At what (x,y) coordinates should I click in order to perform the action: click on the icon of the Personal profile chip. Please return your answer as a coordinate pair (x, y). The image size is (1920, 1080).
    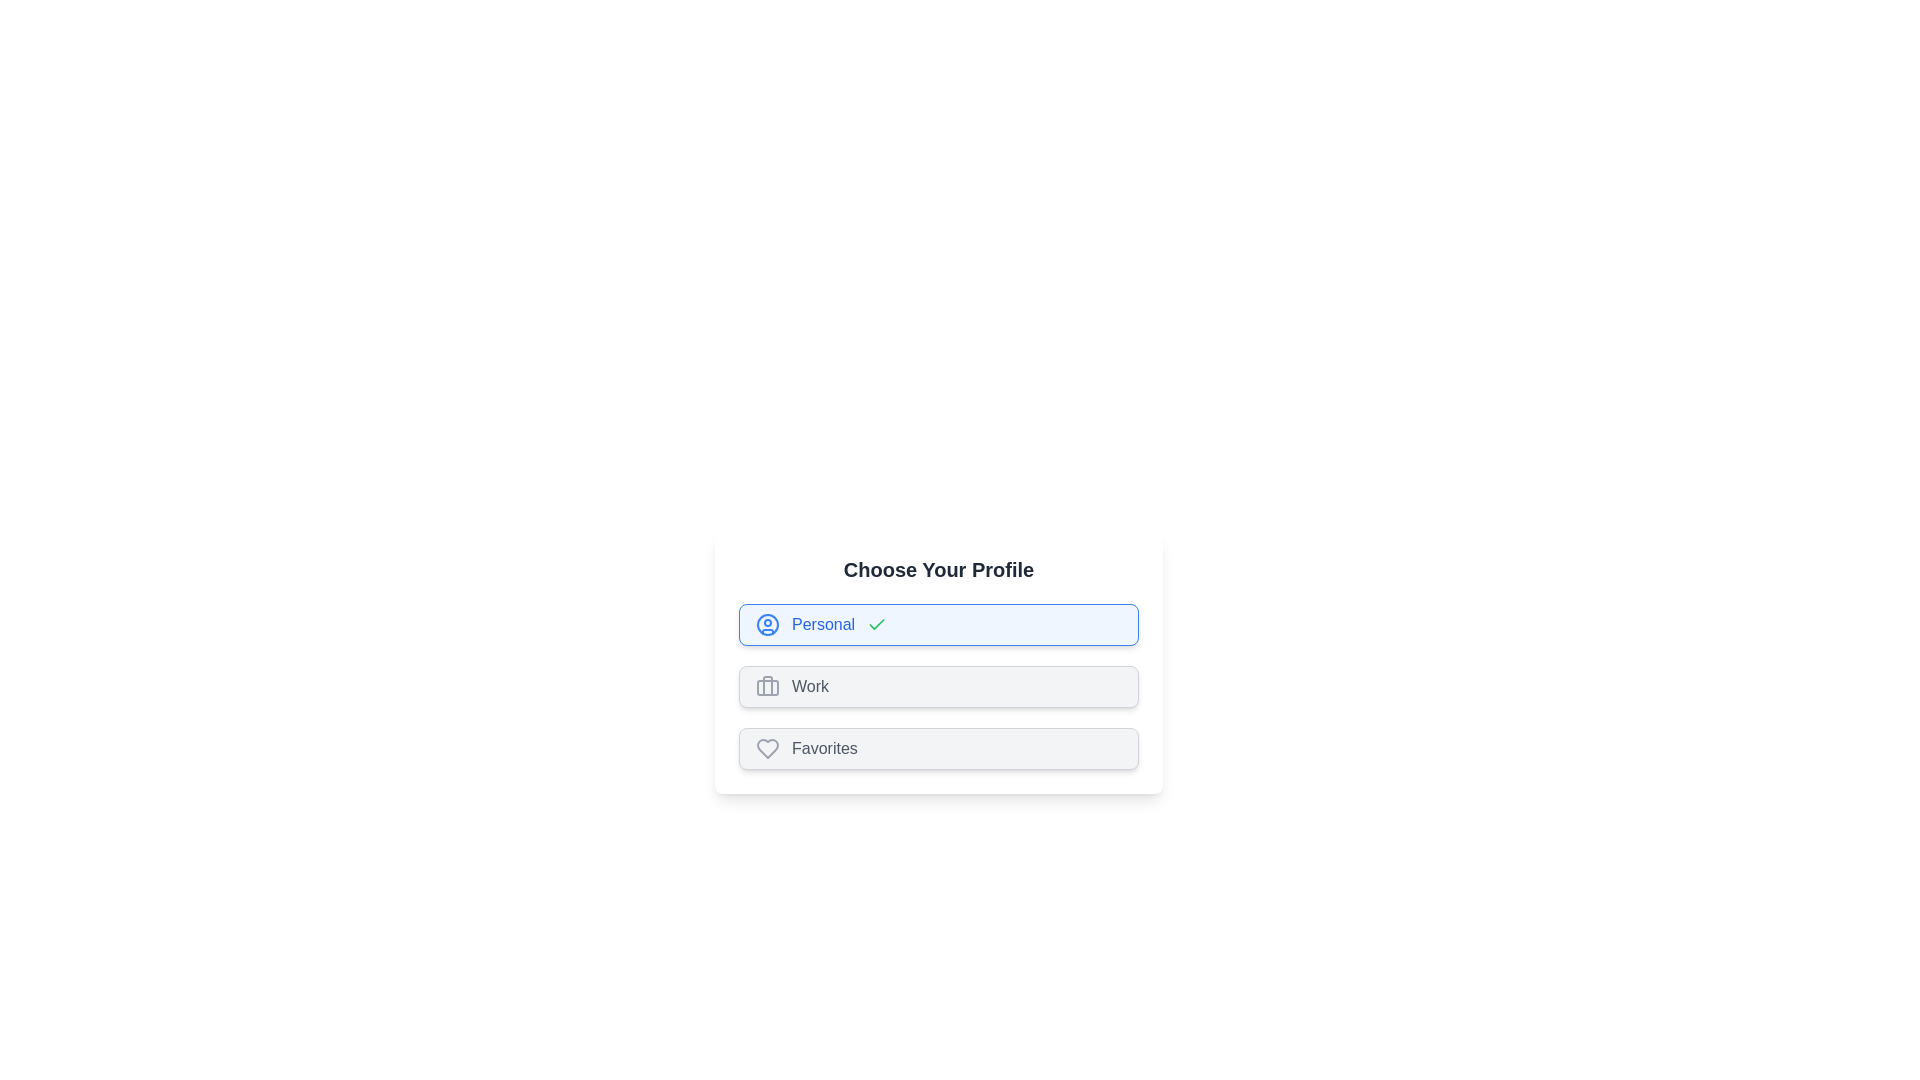
    Looking at the image, I should click on (767, 623).